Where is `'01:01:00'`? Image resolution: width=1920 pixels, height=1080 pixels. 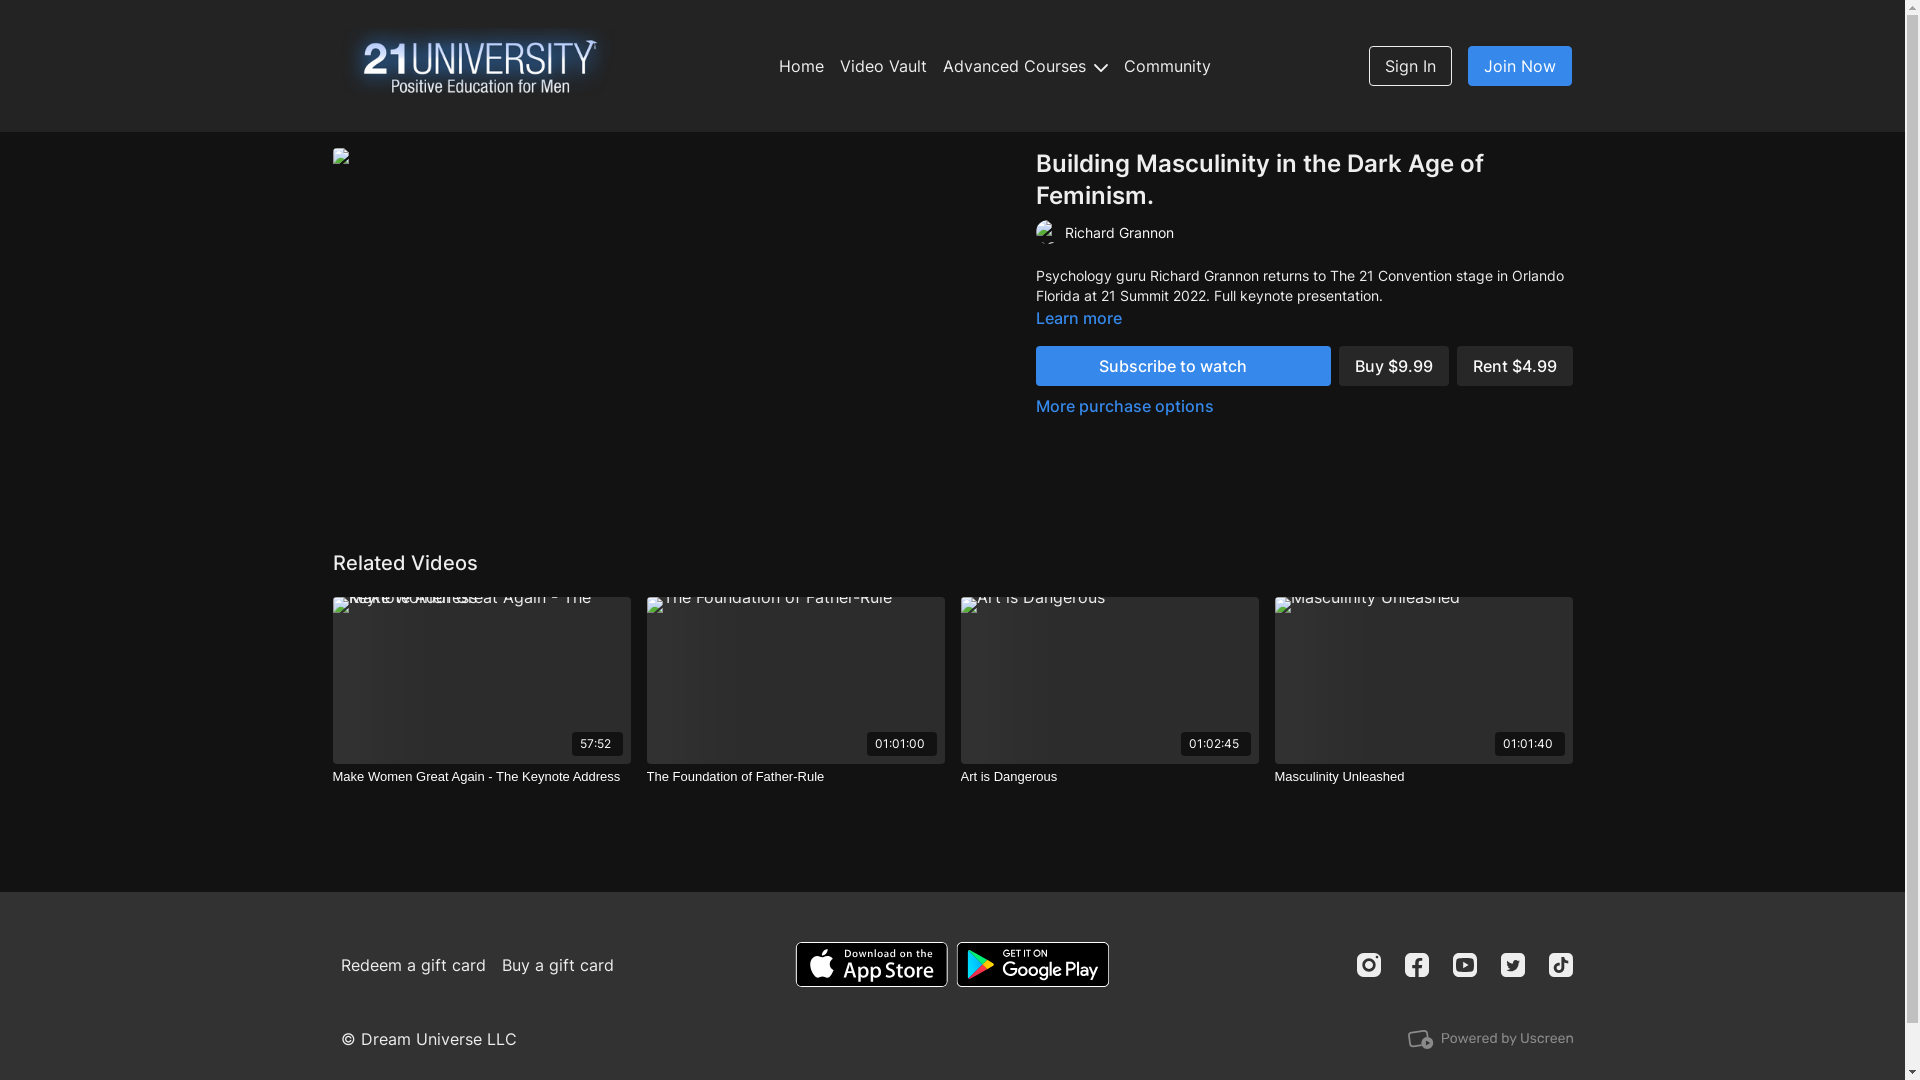
'01:01:00' is located at coordinates (794, 679).